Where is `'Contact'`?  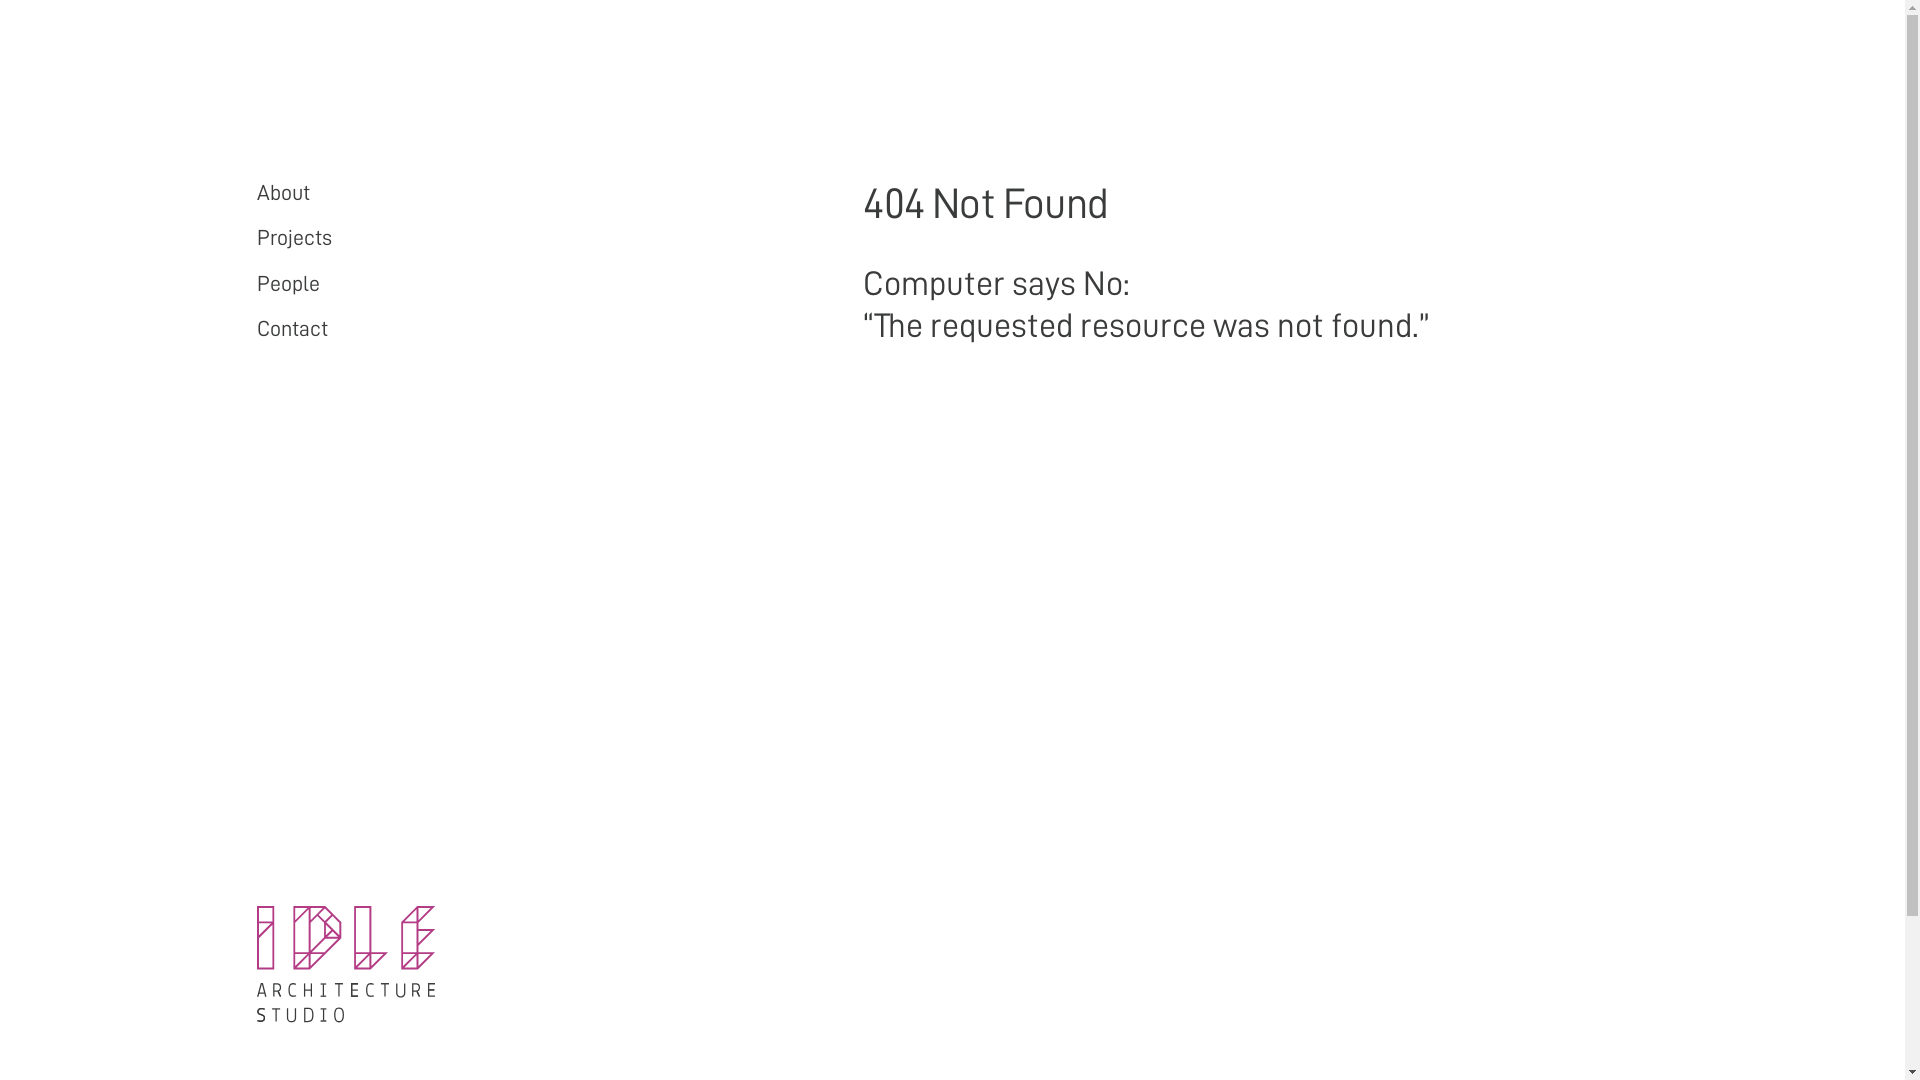
'Contact' is located at coordinates (290, 327).